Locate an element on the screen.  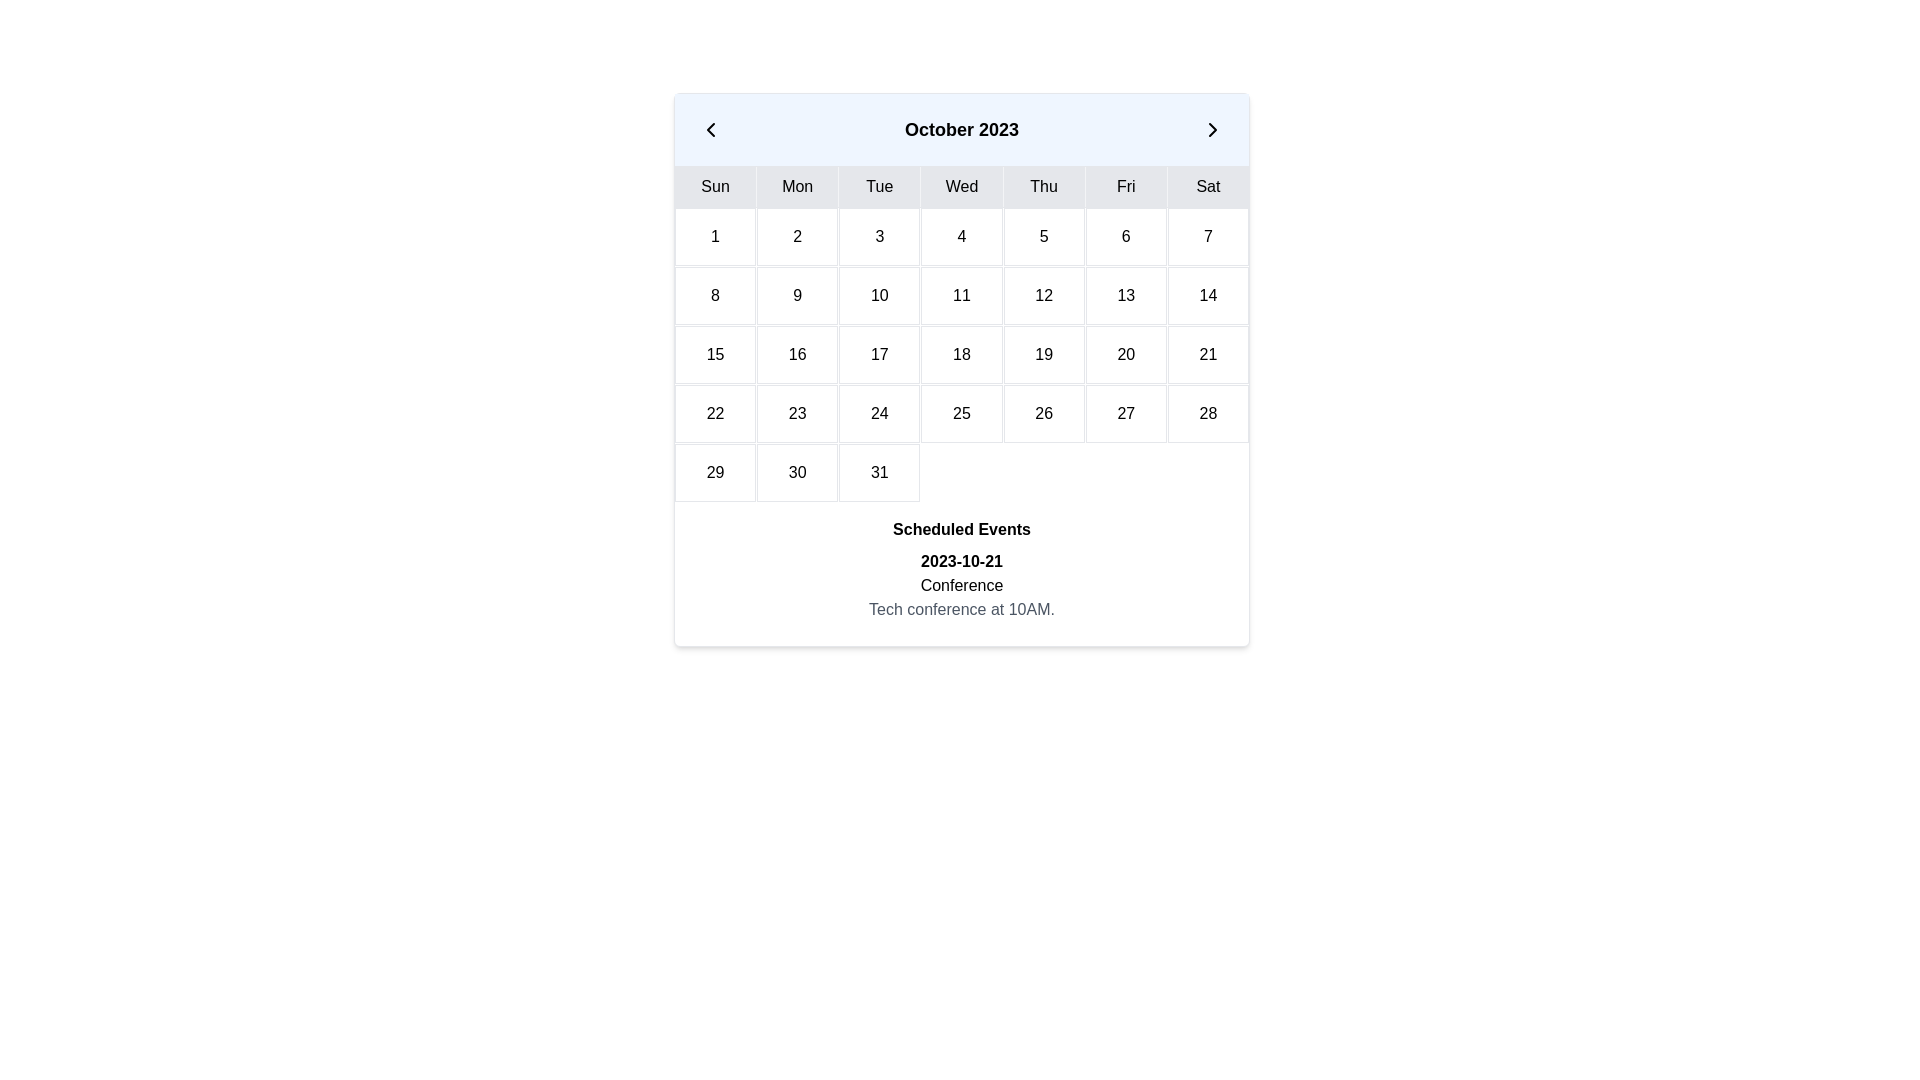
the text box representing the 7th day in the calendar layout is located at coordinates (1207, 235).